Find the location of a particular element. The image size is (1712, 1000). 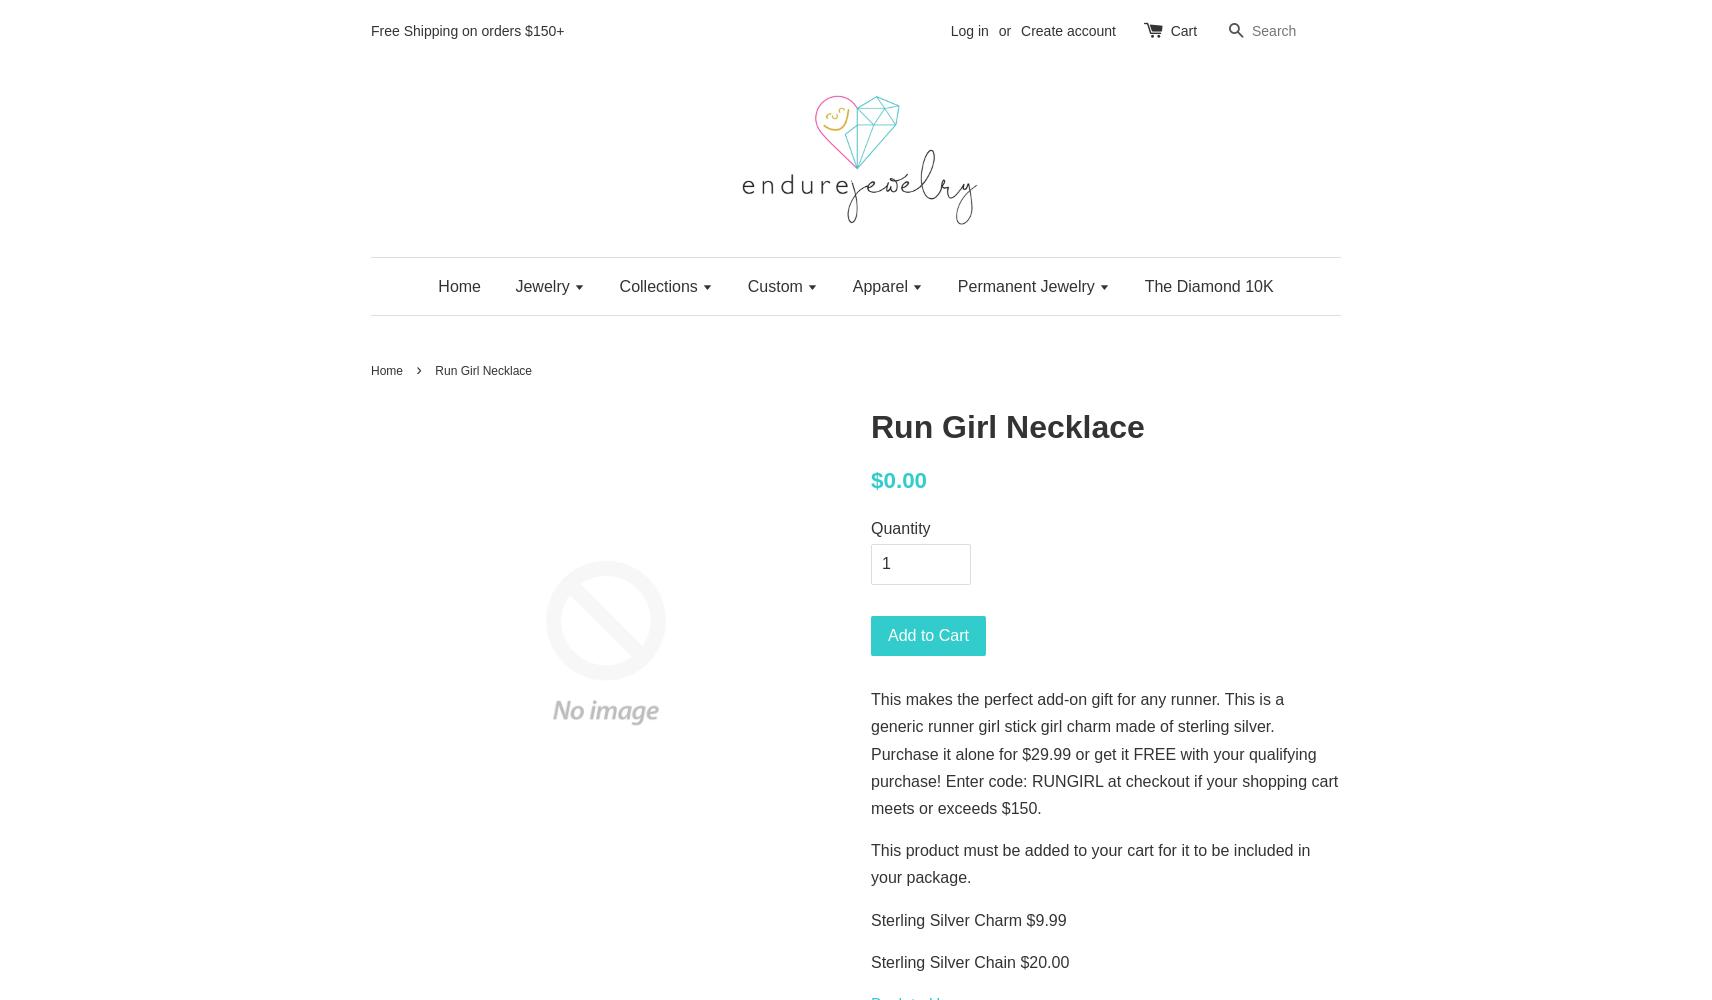

'Sterling Silver Chain $20.00' is located at coordinates (969, 960).